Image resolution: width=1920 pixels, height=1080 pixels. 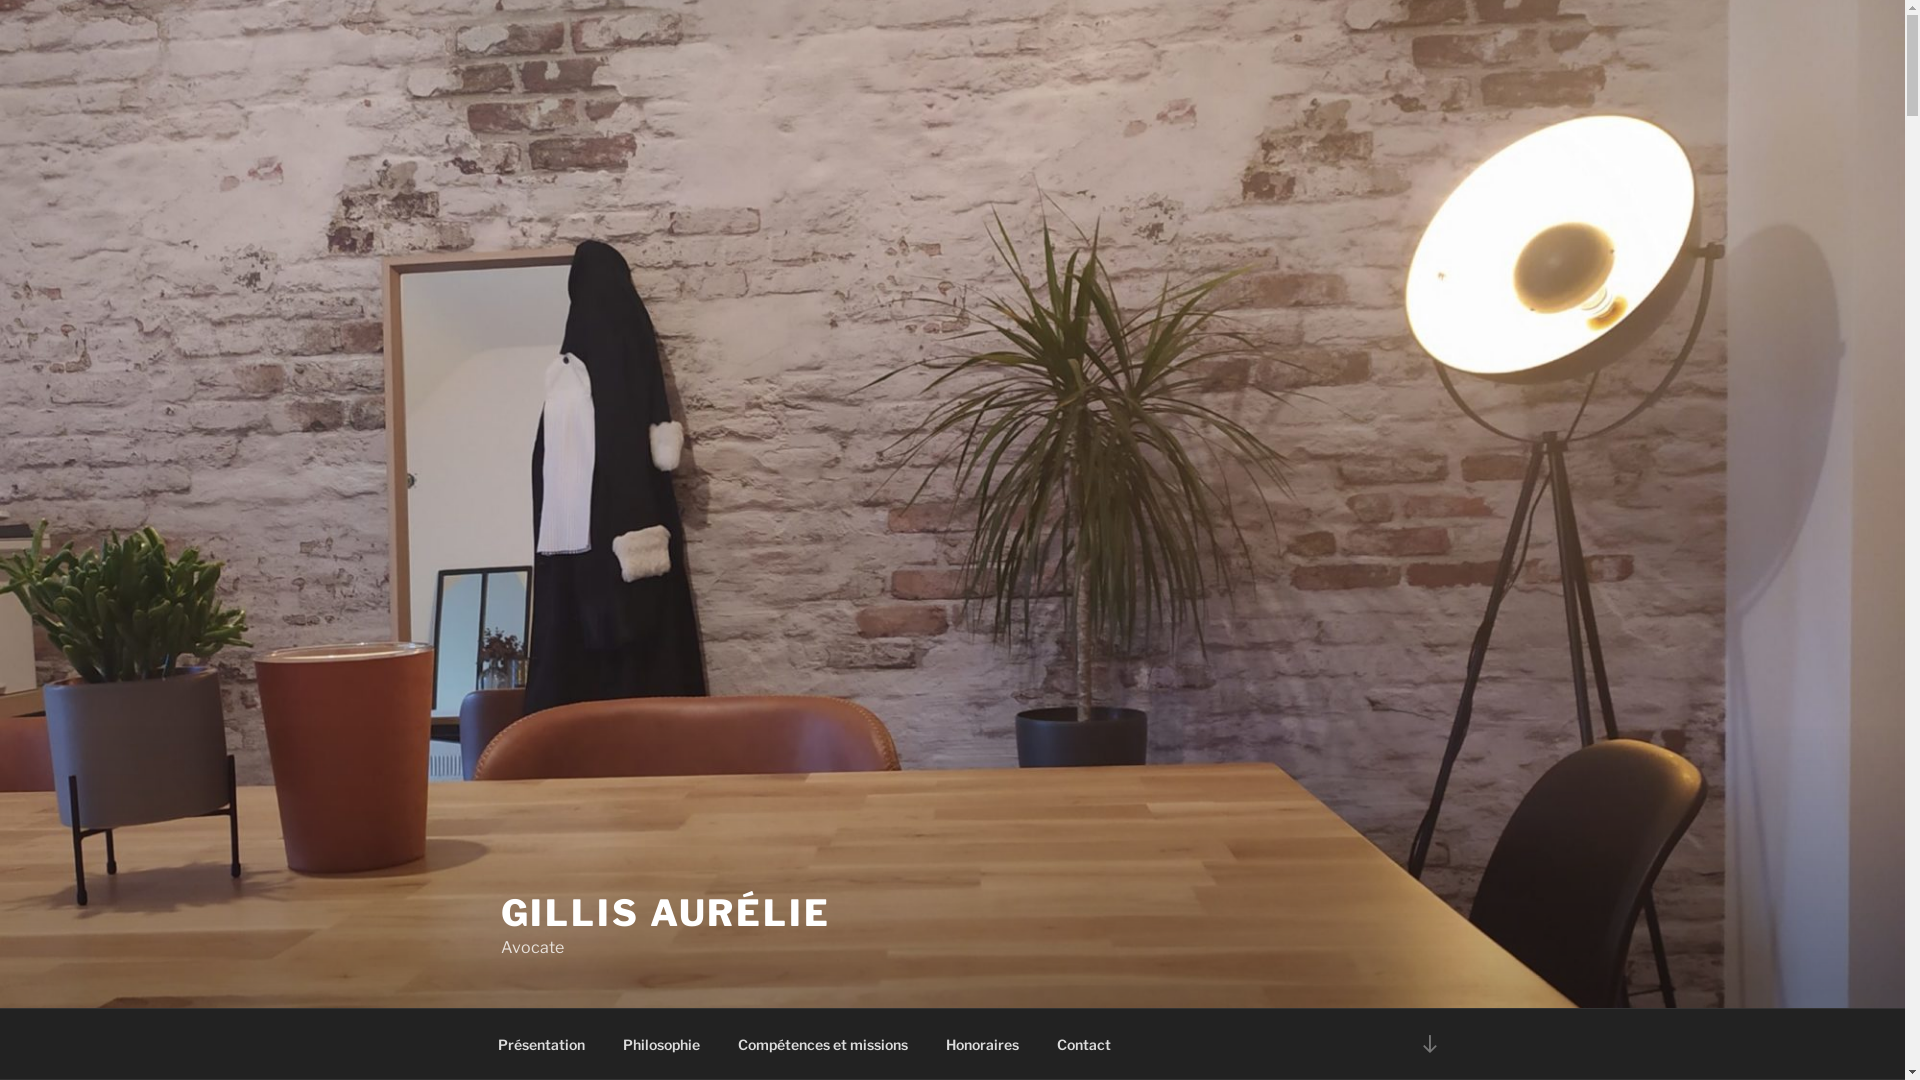 What do you see at coordinates (662, 1043) in the screenshot?
I see `'Philosophie'` at bounding box center [662, 1043].